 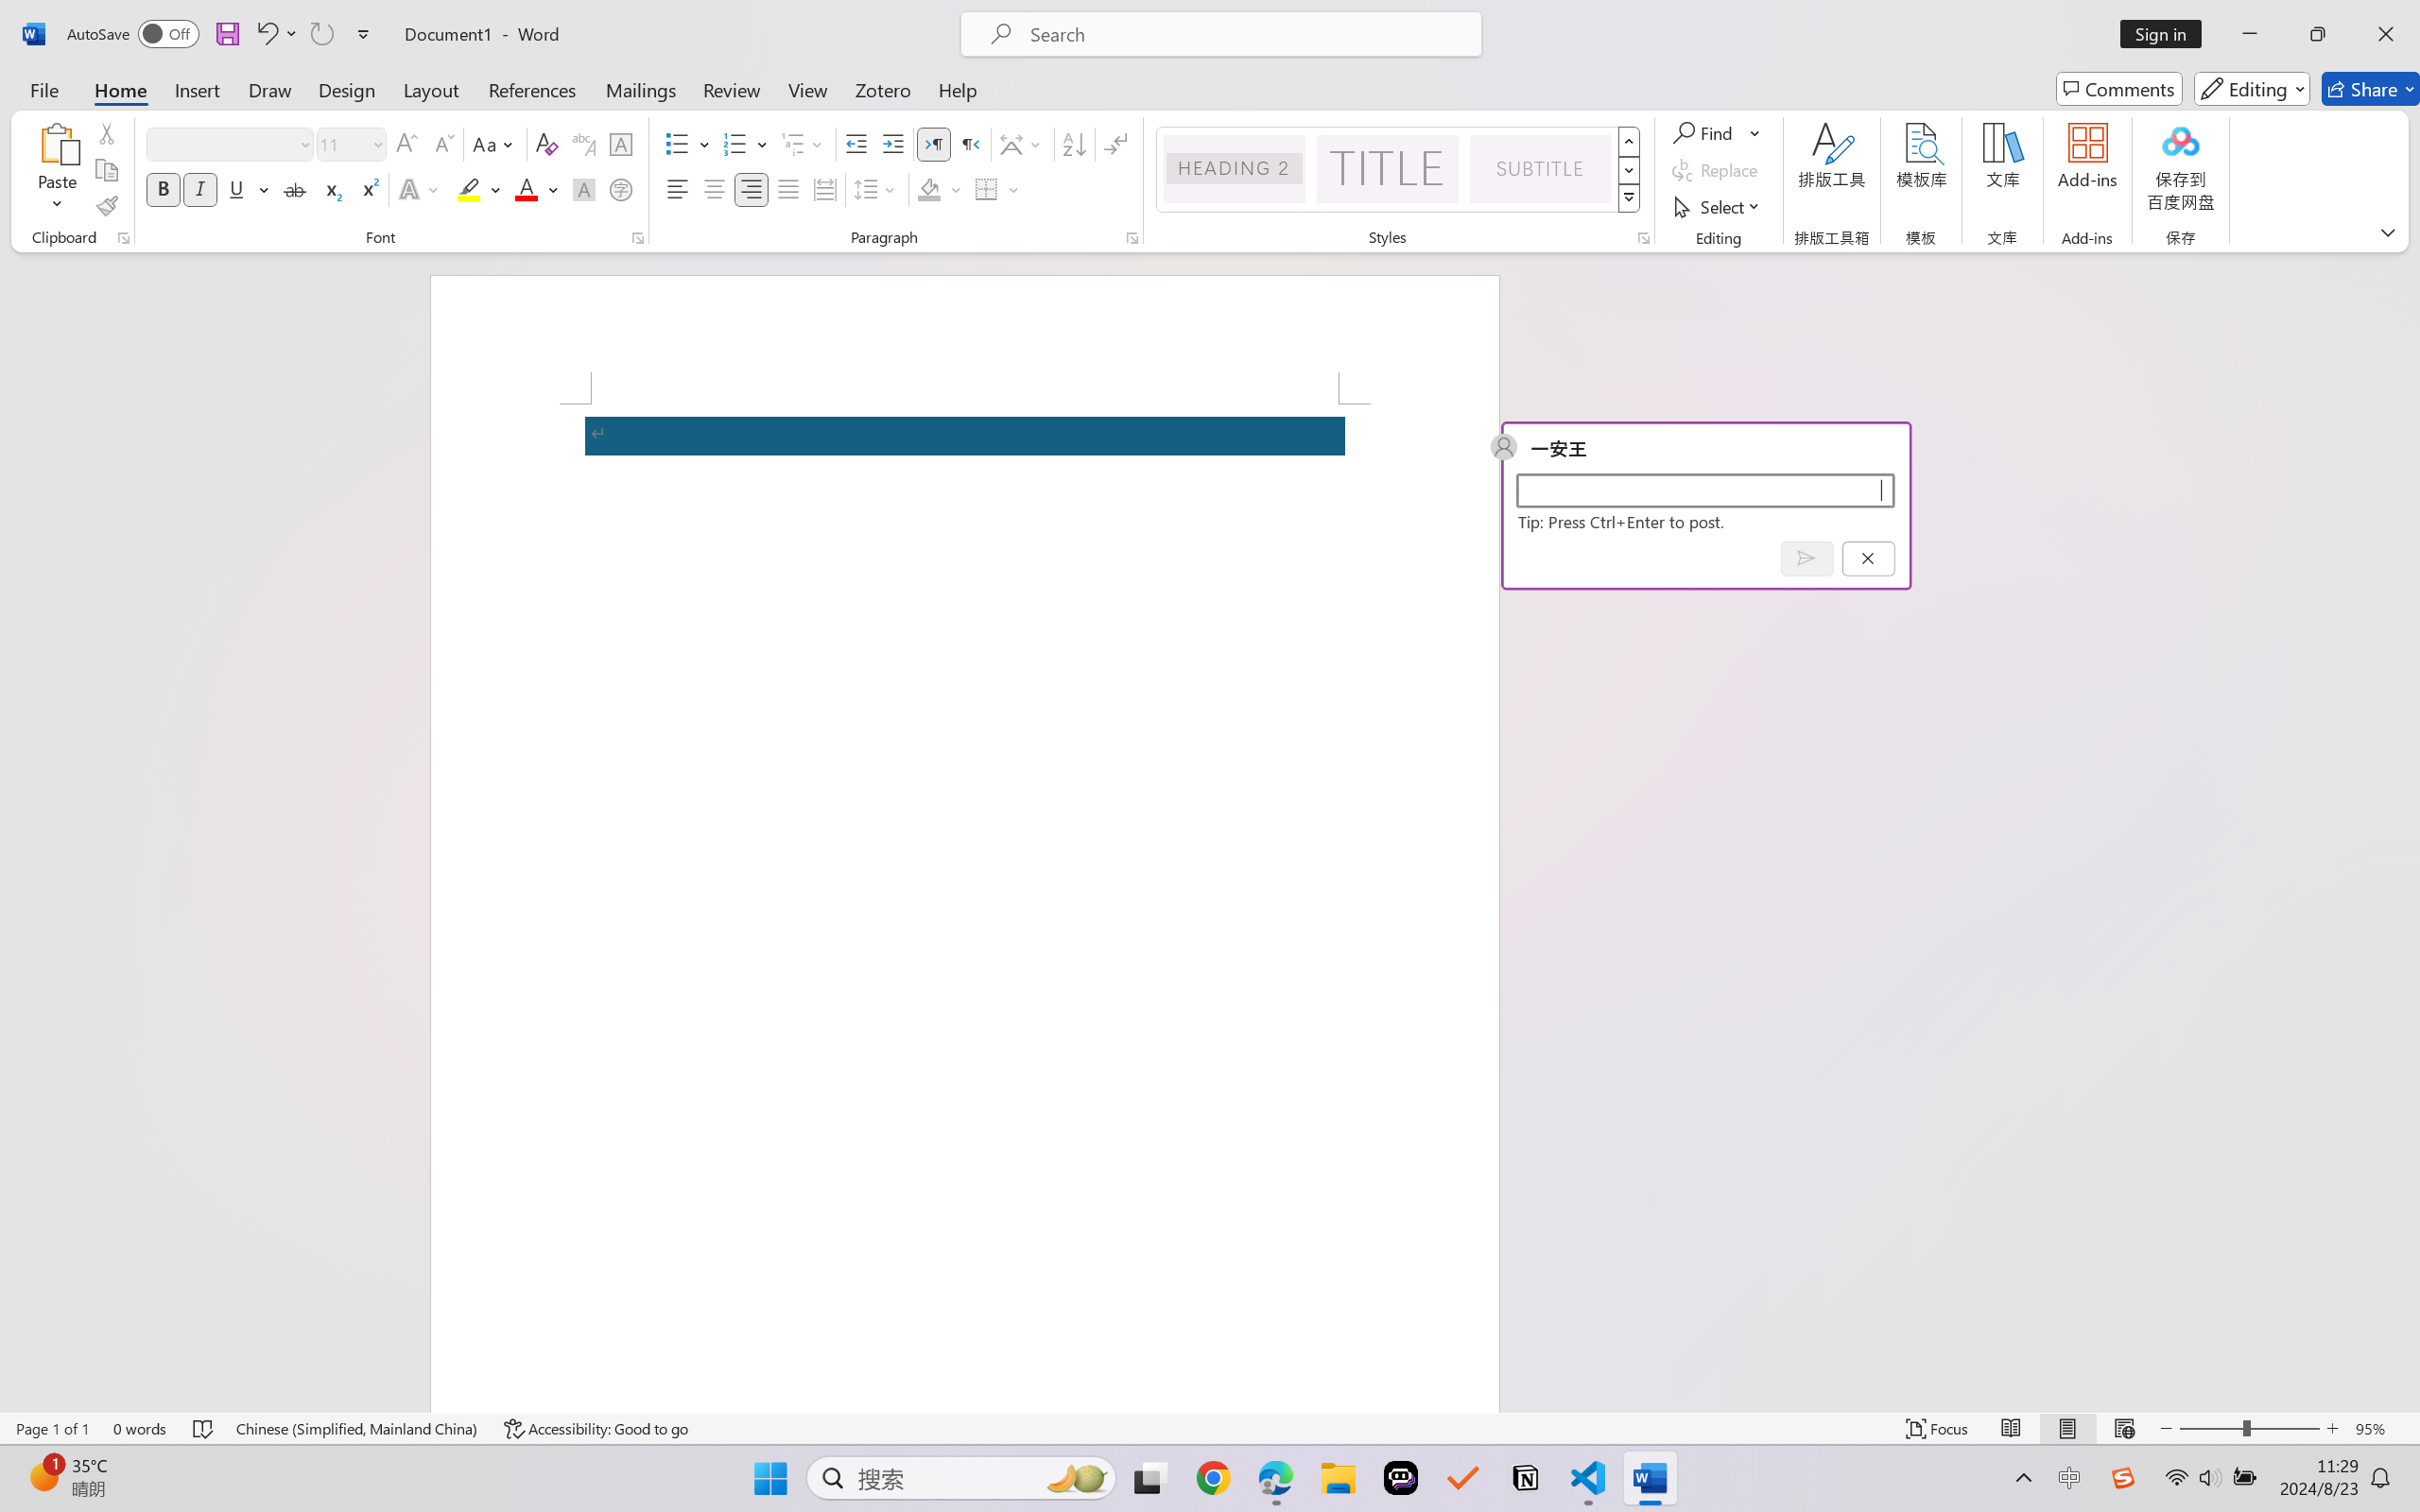 What do you see at coordinates (274, 33) in the screenshot?
I see `'Undo'` at bounding box center [274, 33].